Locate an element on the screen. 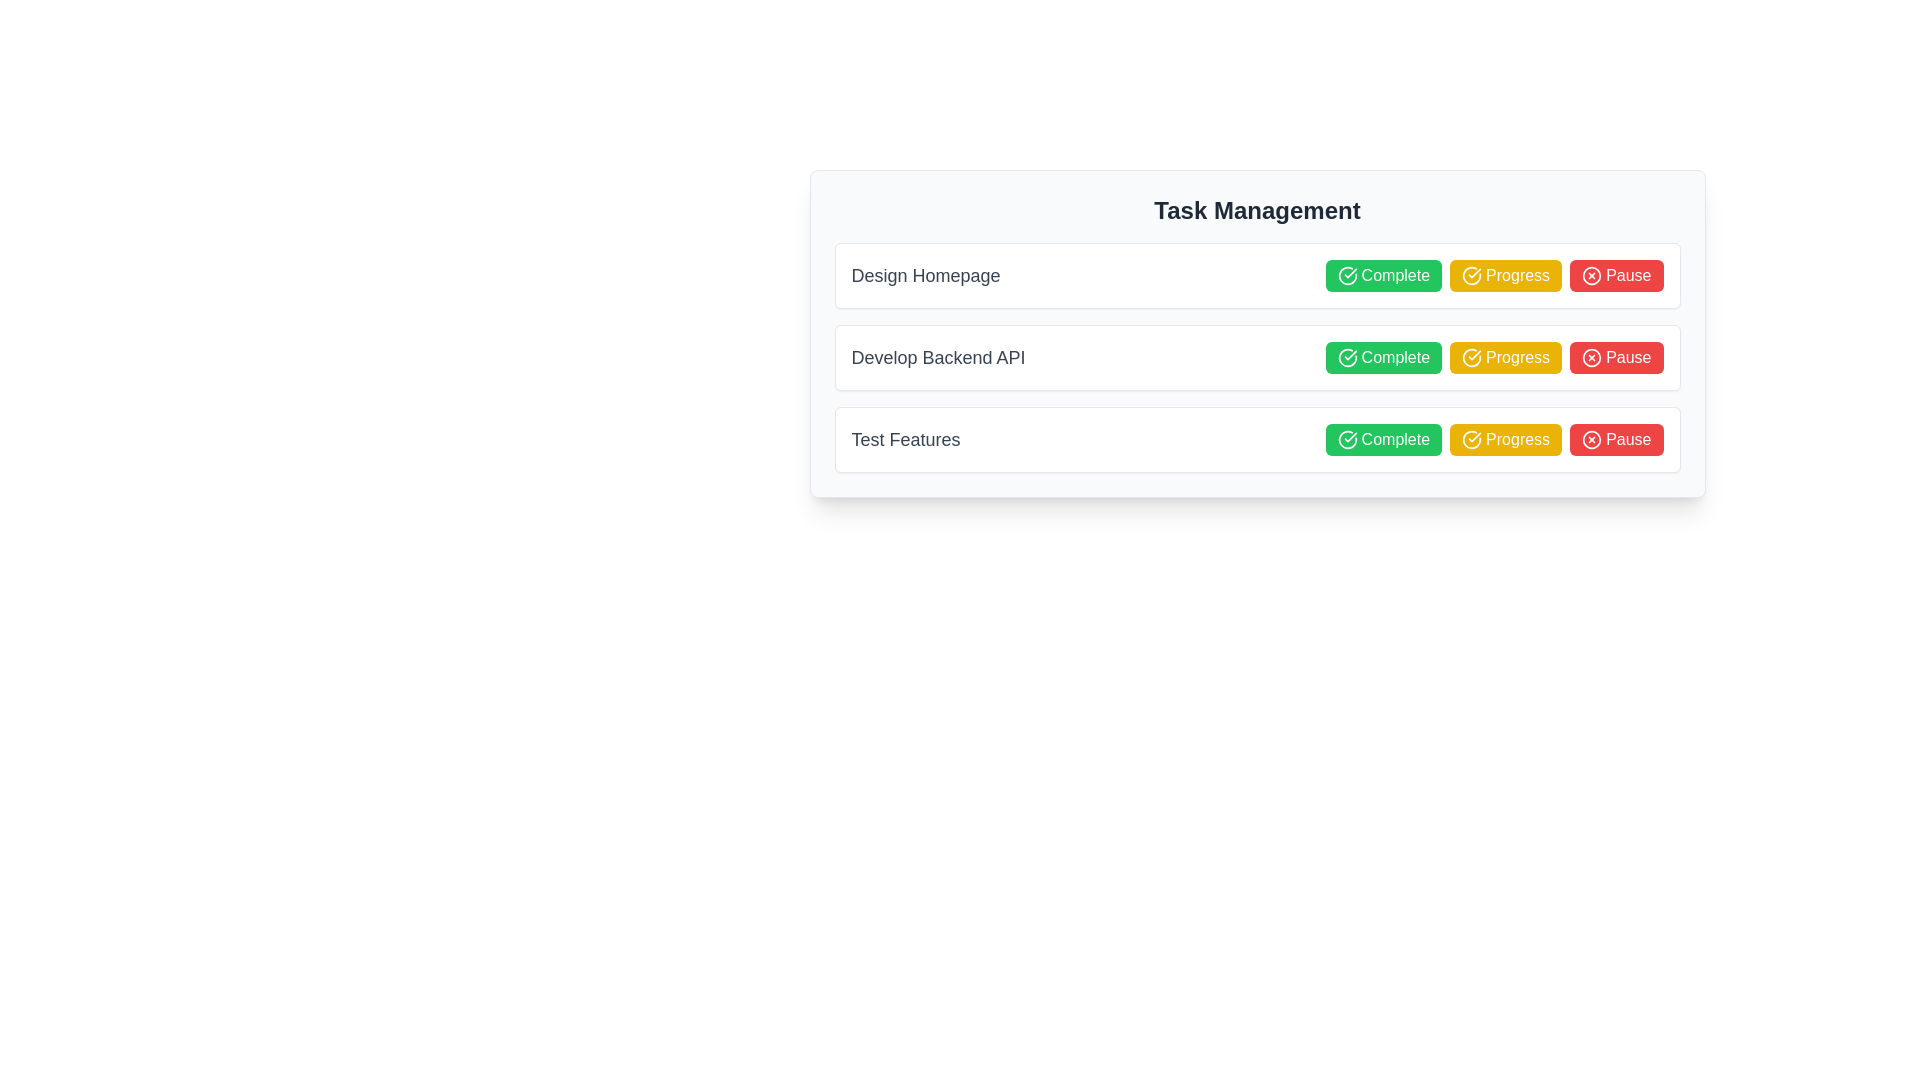  the Text Label that serves as a descriptive title for the task management panel, positioned at the top of the panel and centered horizontally is located at coordinates (1256, 211).